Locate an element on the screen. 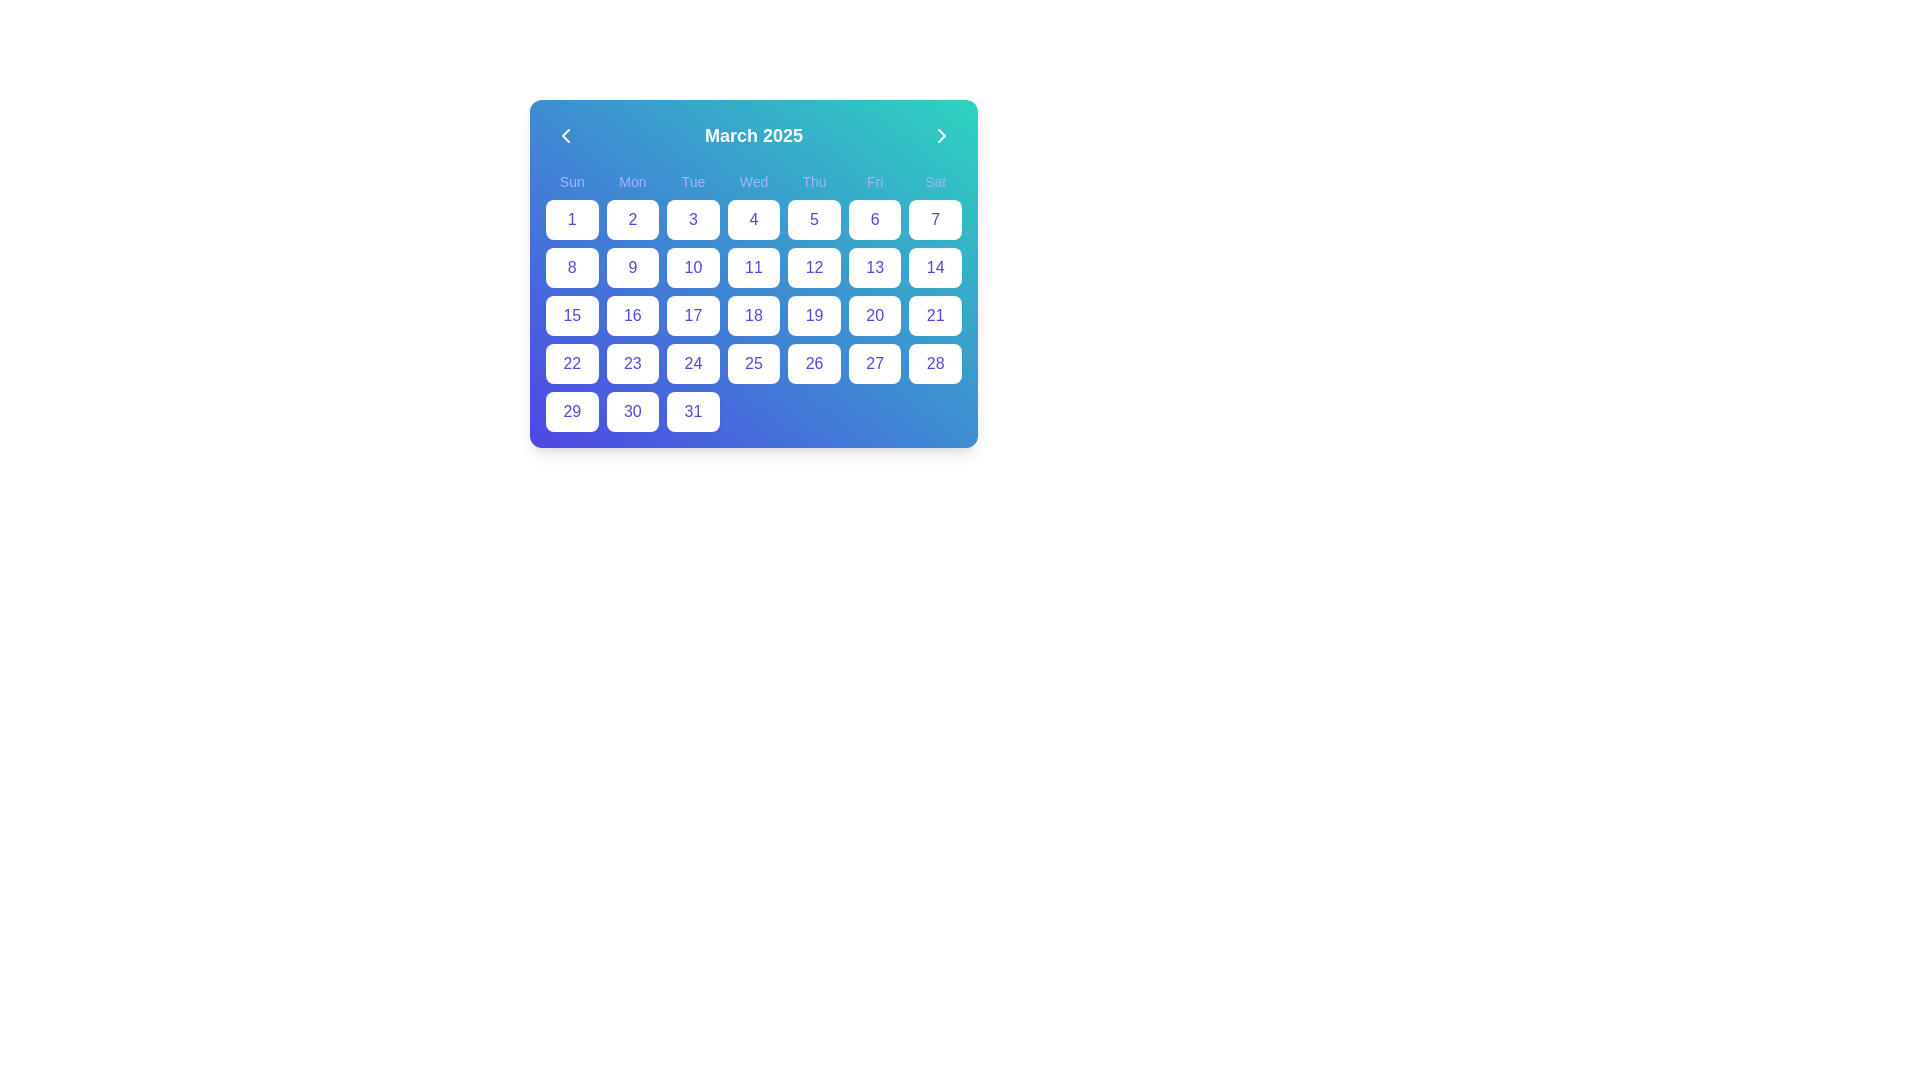 The image size is (1920, 1080). the left-pointing chevron icon located in the top-left corner of the calendar interface is located at coordinates (565, 135).